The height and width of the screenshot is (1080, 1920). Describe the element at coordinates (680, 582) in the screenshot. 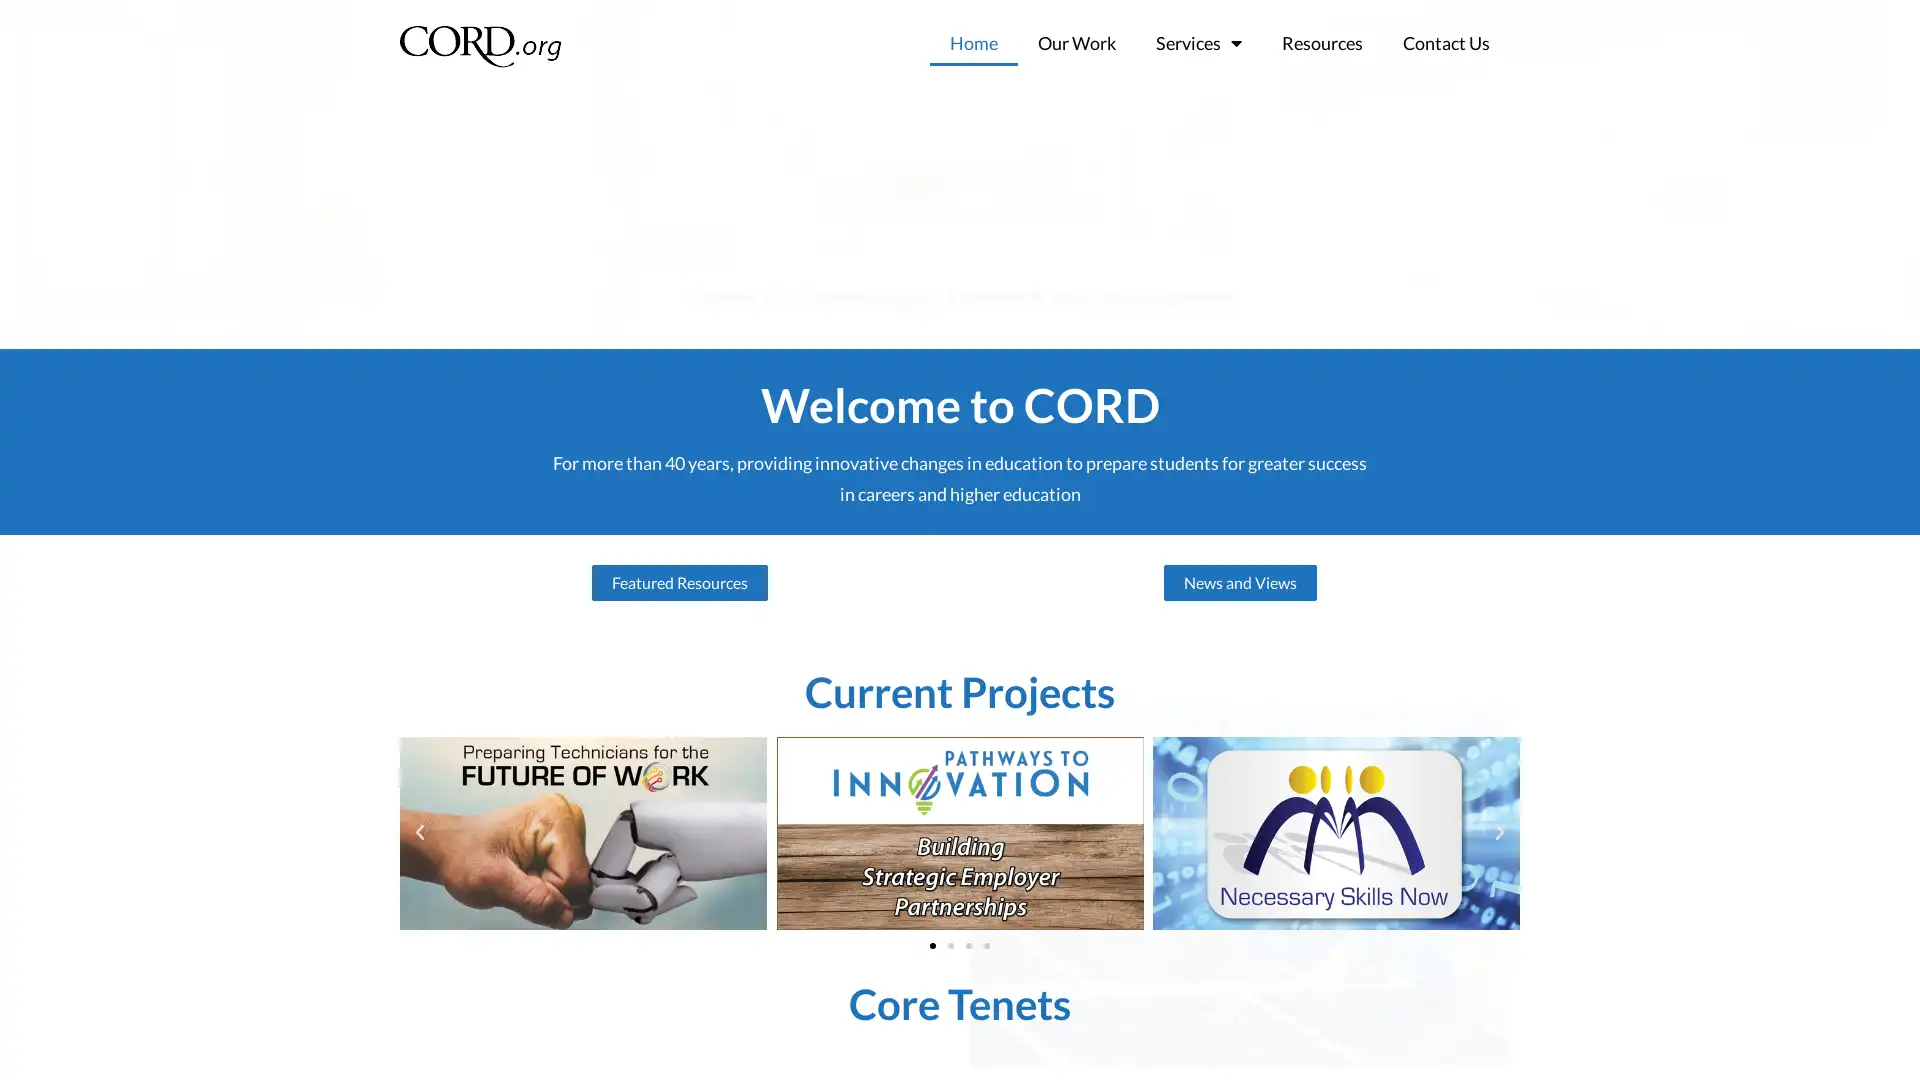

I see `Featured Resources` at that location.